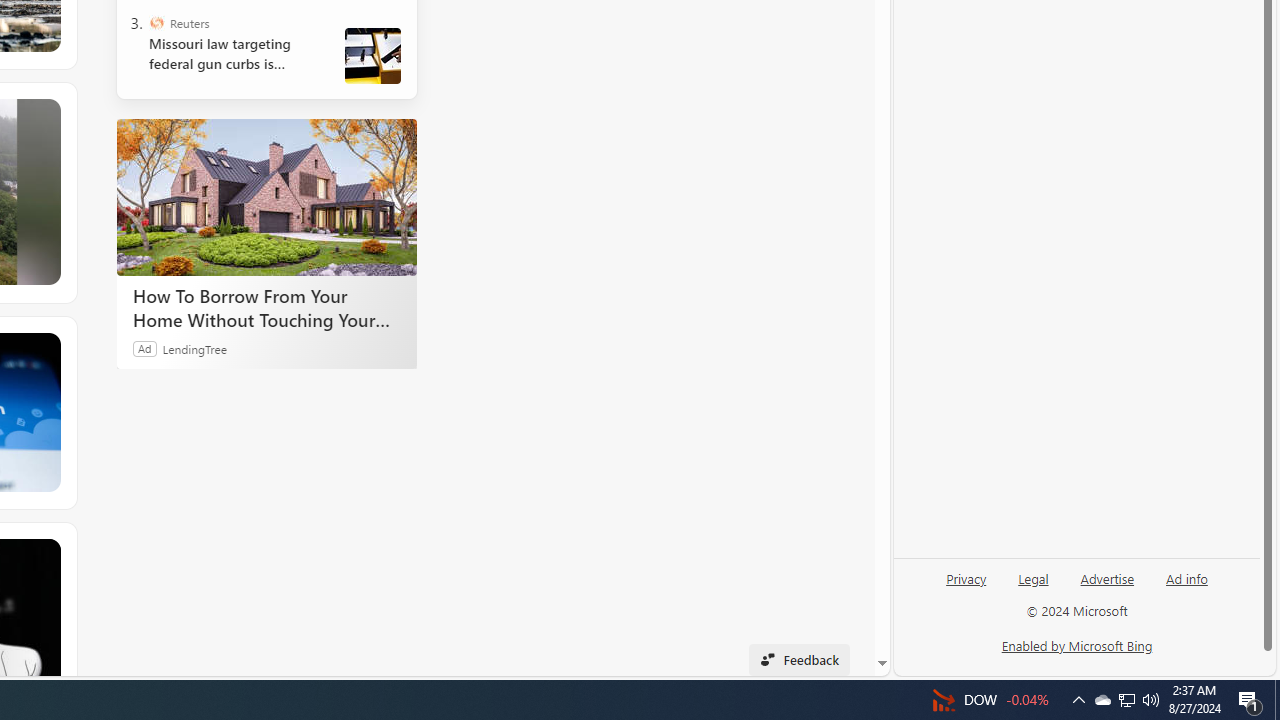 This screenshot has width=1280, height=720. What do you see at coordinates (1106, 577) in the screenshot?
I see `'Advertise'` at bounding box center [1106, 577].